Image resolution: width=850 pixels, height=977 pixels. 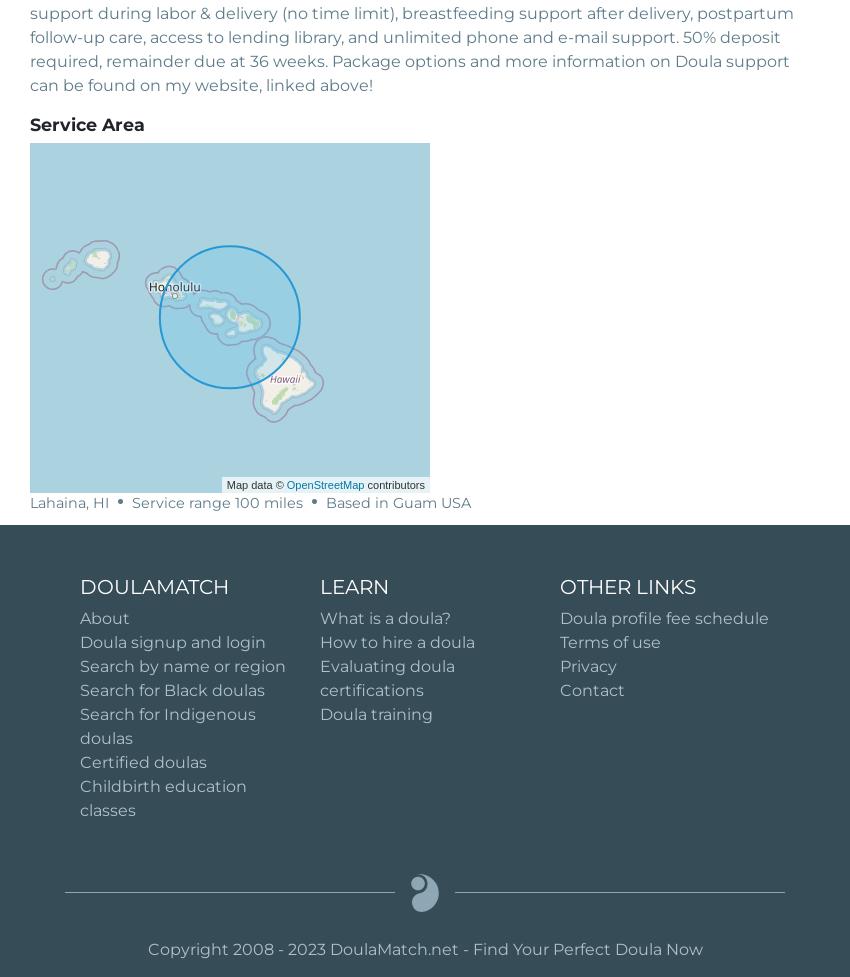 What do you see at coordinates (86, 124) in the screenshot?
I see `'Service Area'` at bounding box center [86, 124].